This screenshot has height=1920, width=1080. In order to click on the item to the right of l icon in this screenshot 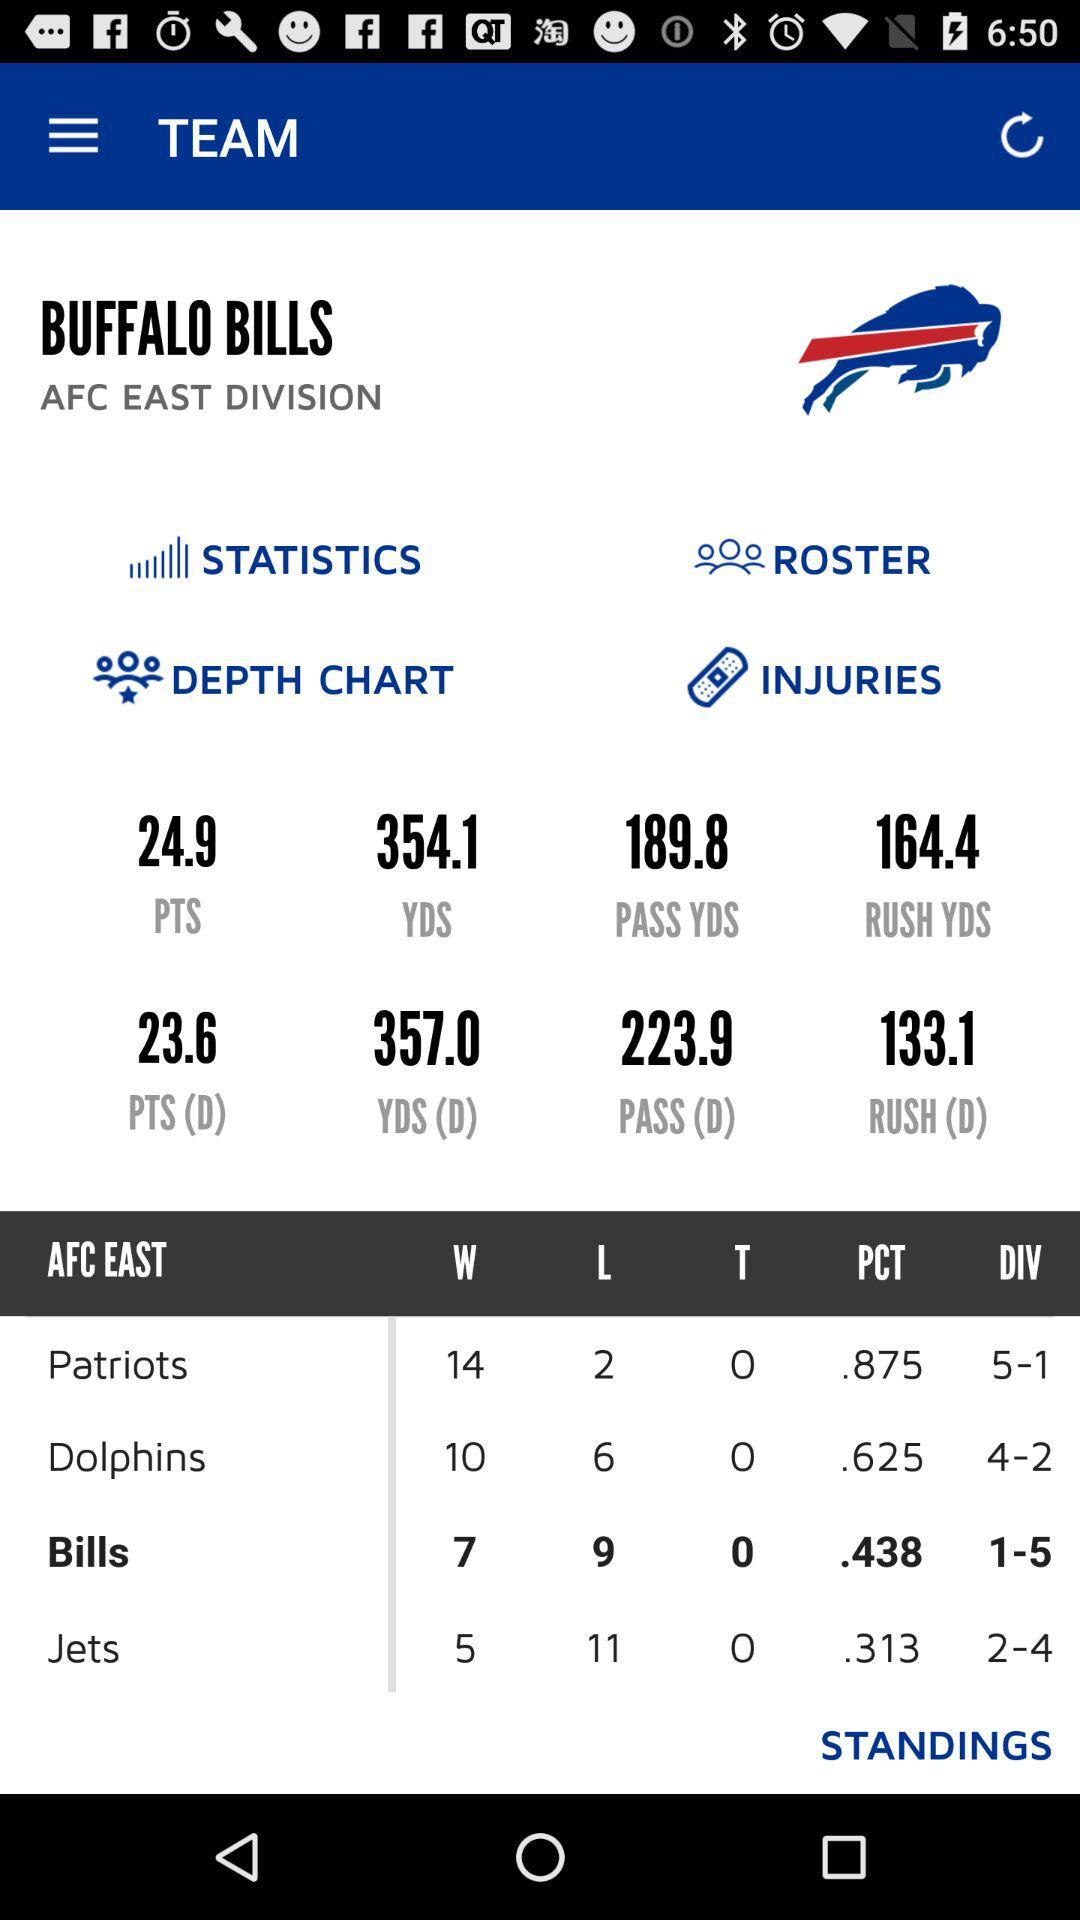, I will do `click(742, 1262)`.